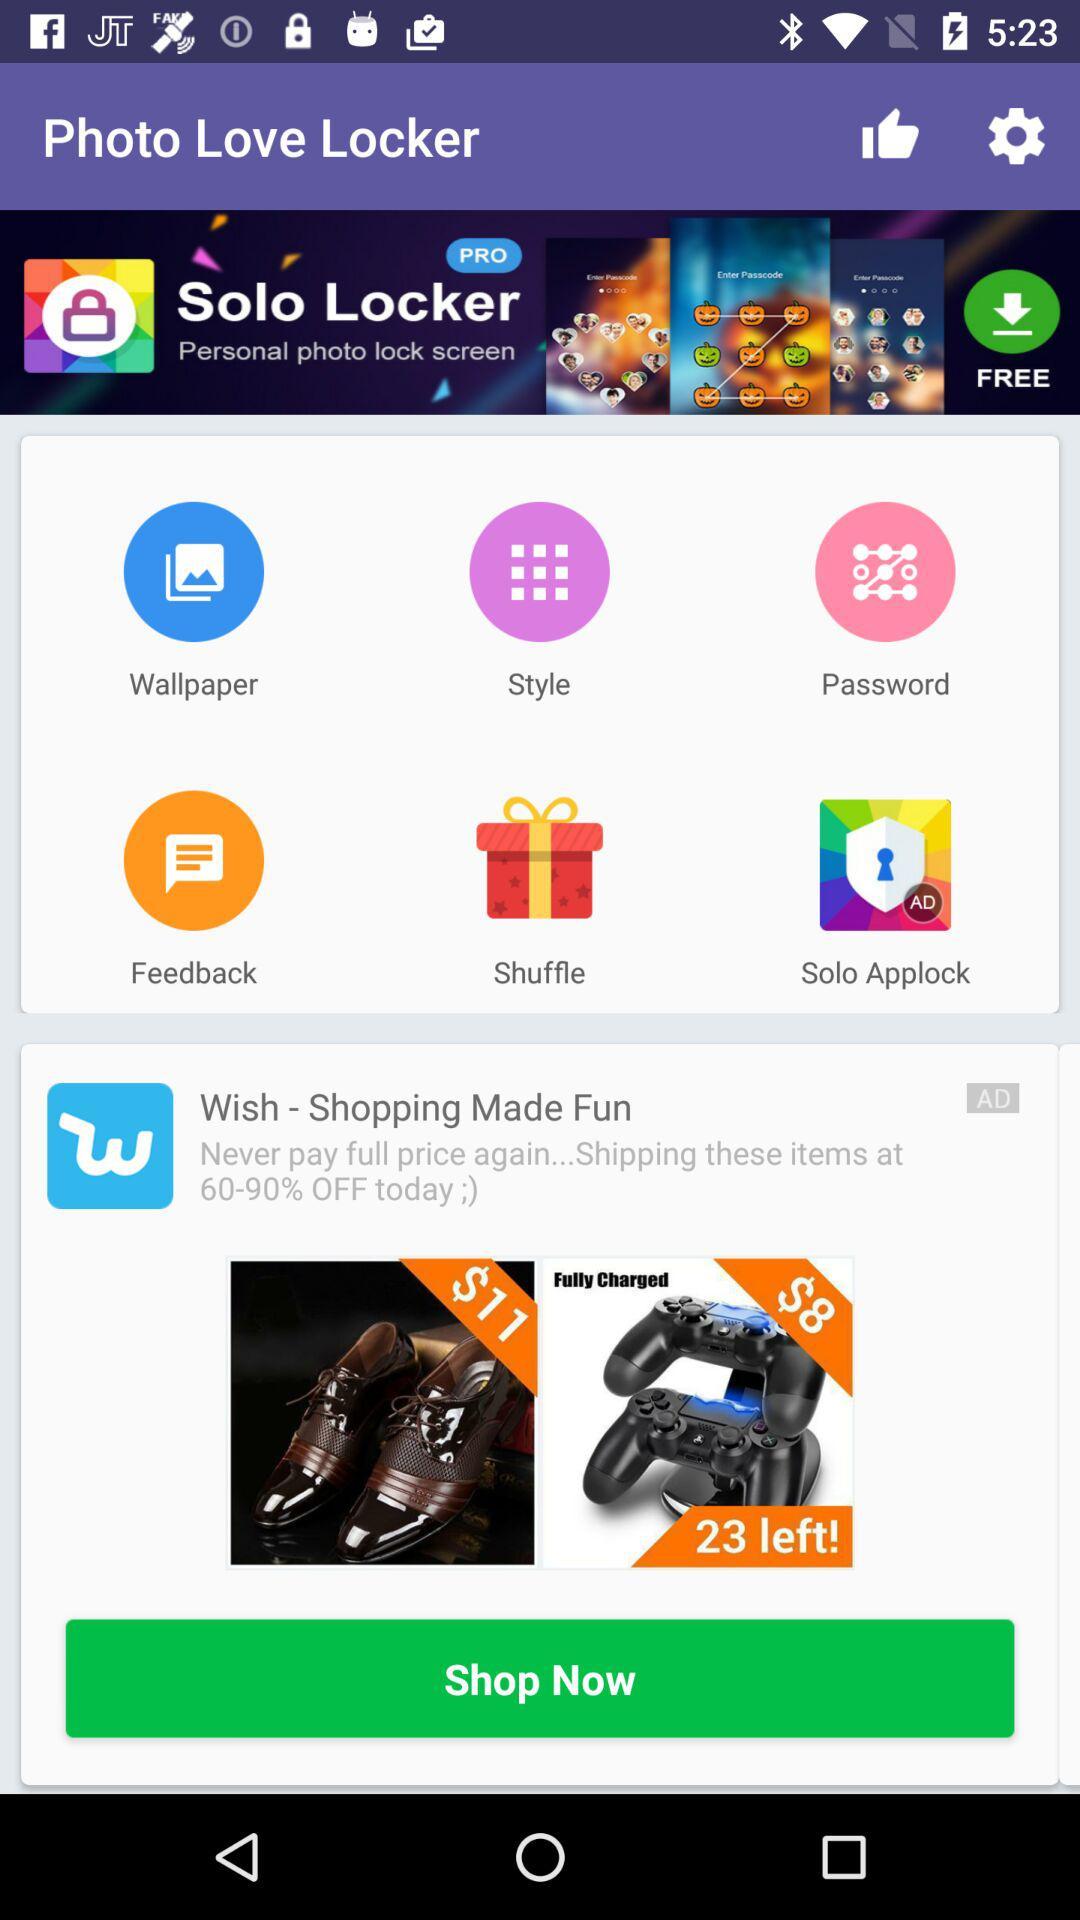 This screenshot has height=1920, width=1080. Describe the element at coordinates (414, 1105) in the screenshot. I see `the icon below feedback item` at that location.